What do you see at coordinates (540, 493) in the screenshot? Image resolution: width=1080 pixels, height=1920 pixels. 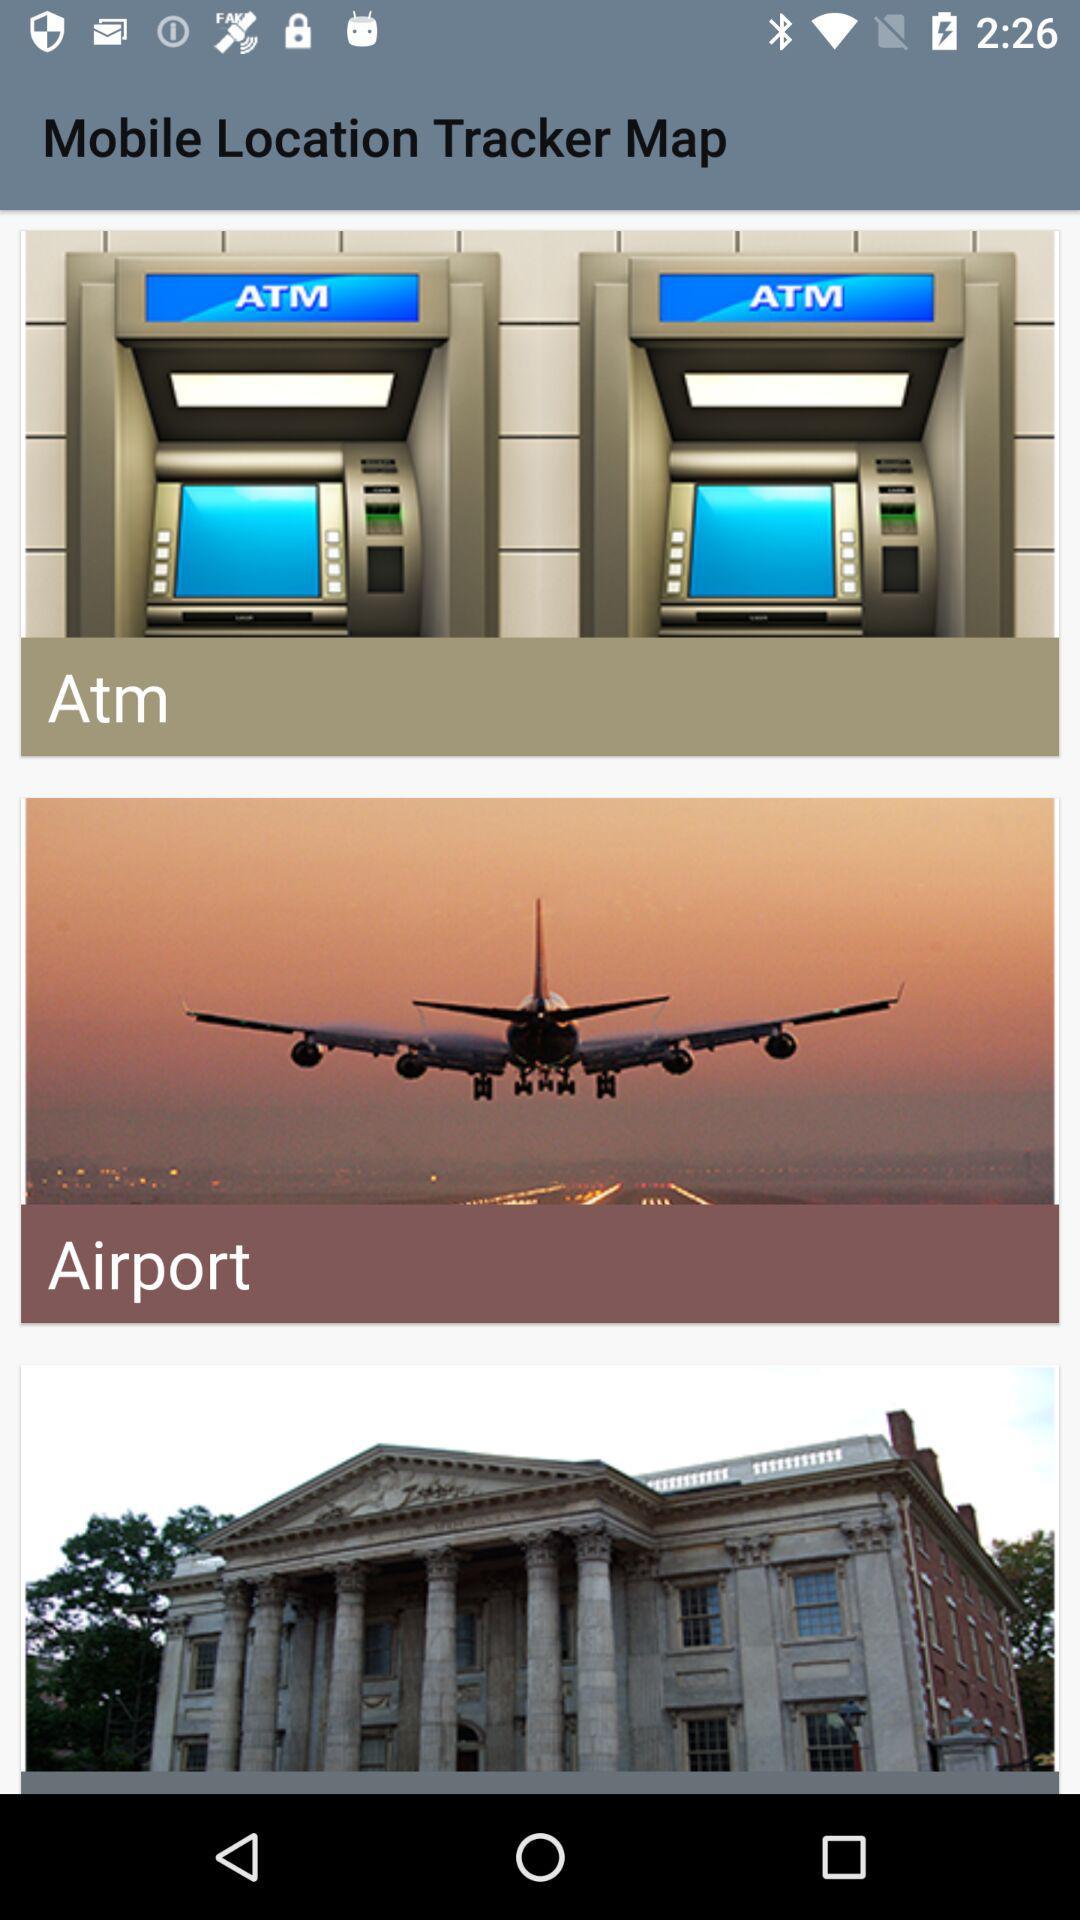 I see `find atms` at bounding box center [540, 493].